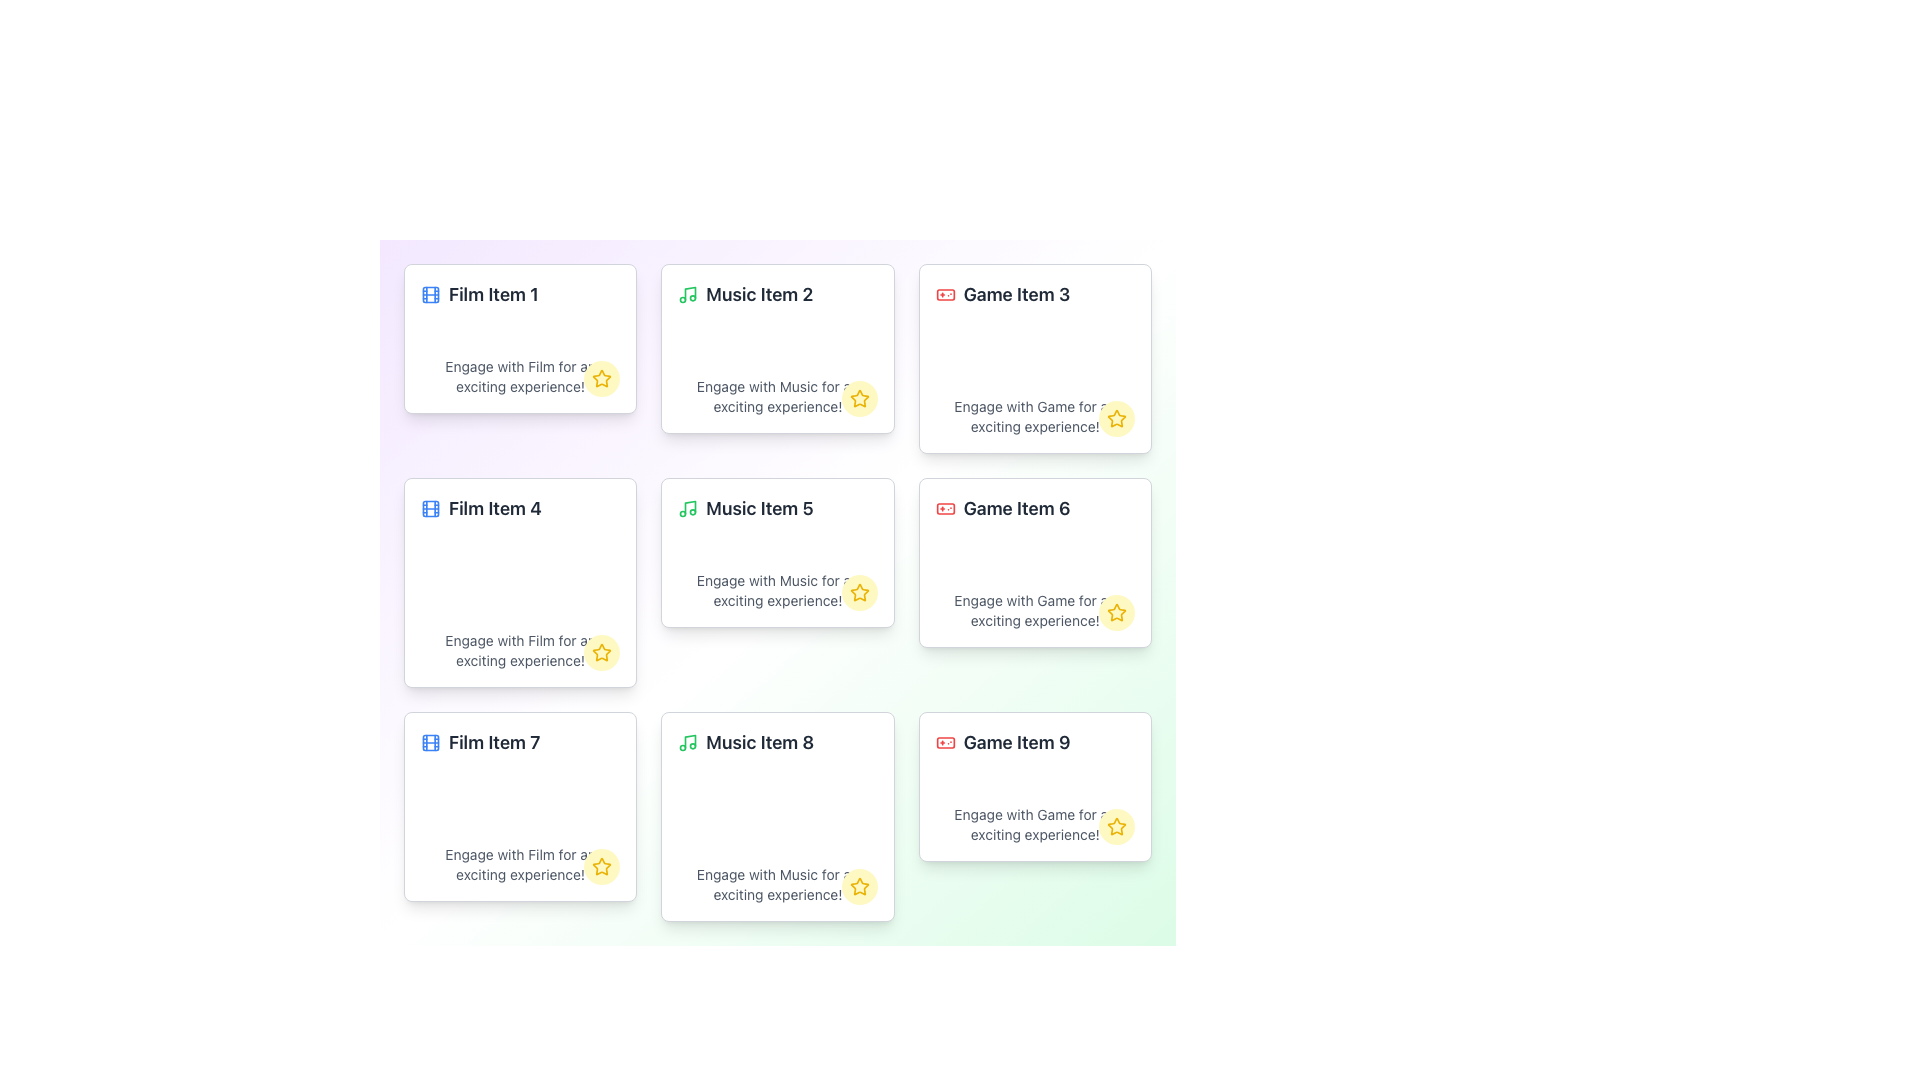 The width and height of the screenshot is (1920, 1080). I want to click on the decorative outermost rectangle of the film icon located to the left of the 'Film Item 7' text, so click(430, 743).